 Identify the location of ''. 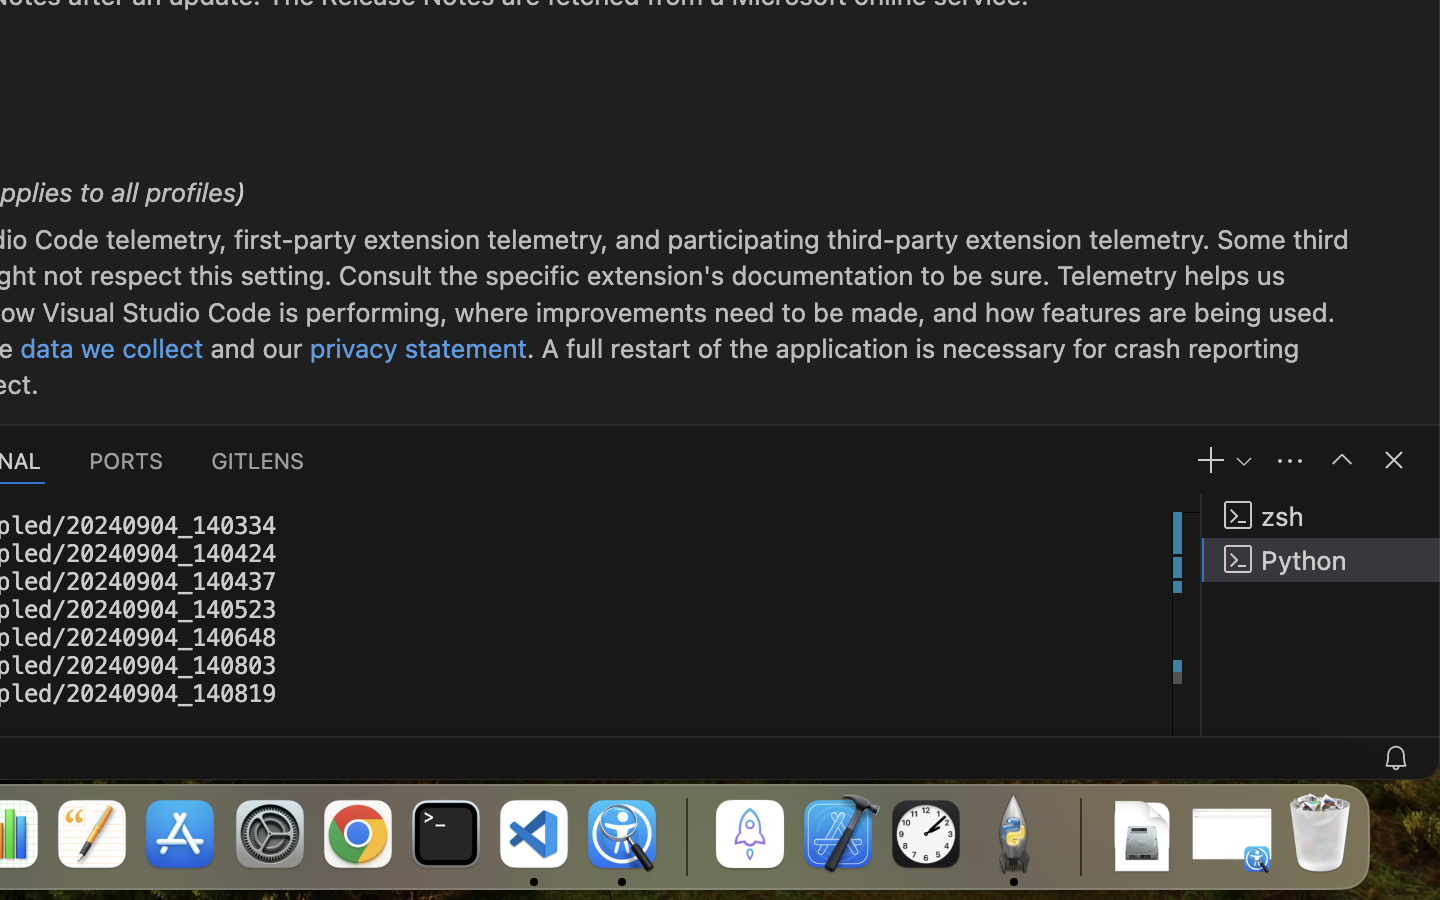
(1340, 458).